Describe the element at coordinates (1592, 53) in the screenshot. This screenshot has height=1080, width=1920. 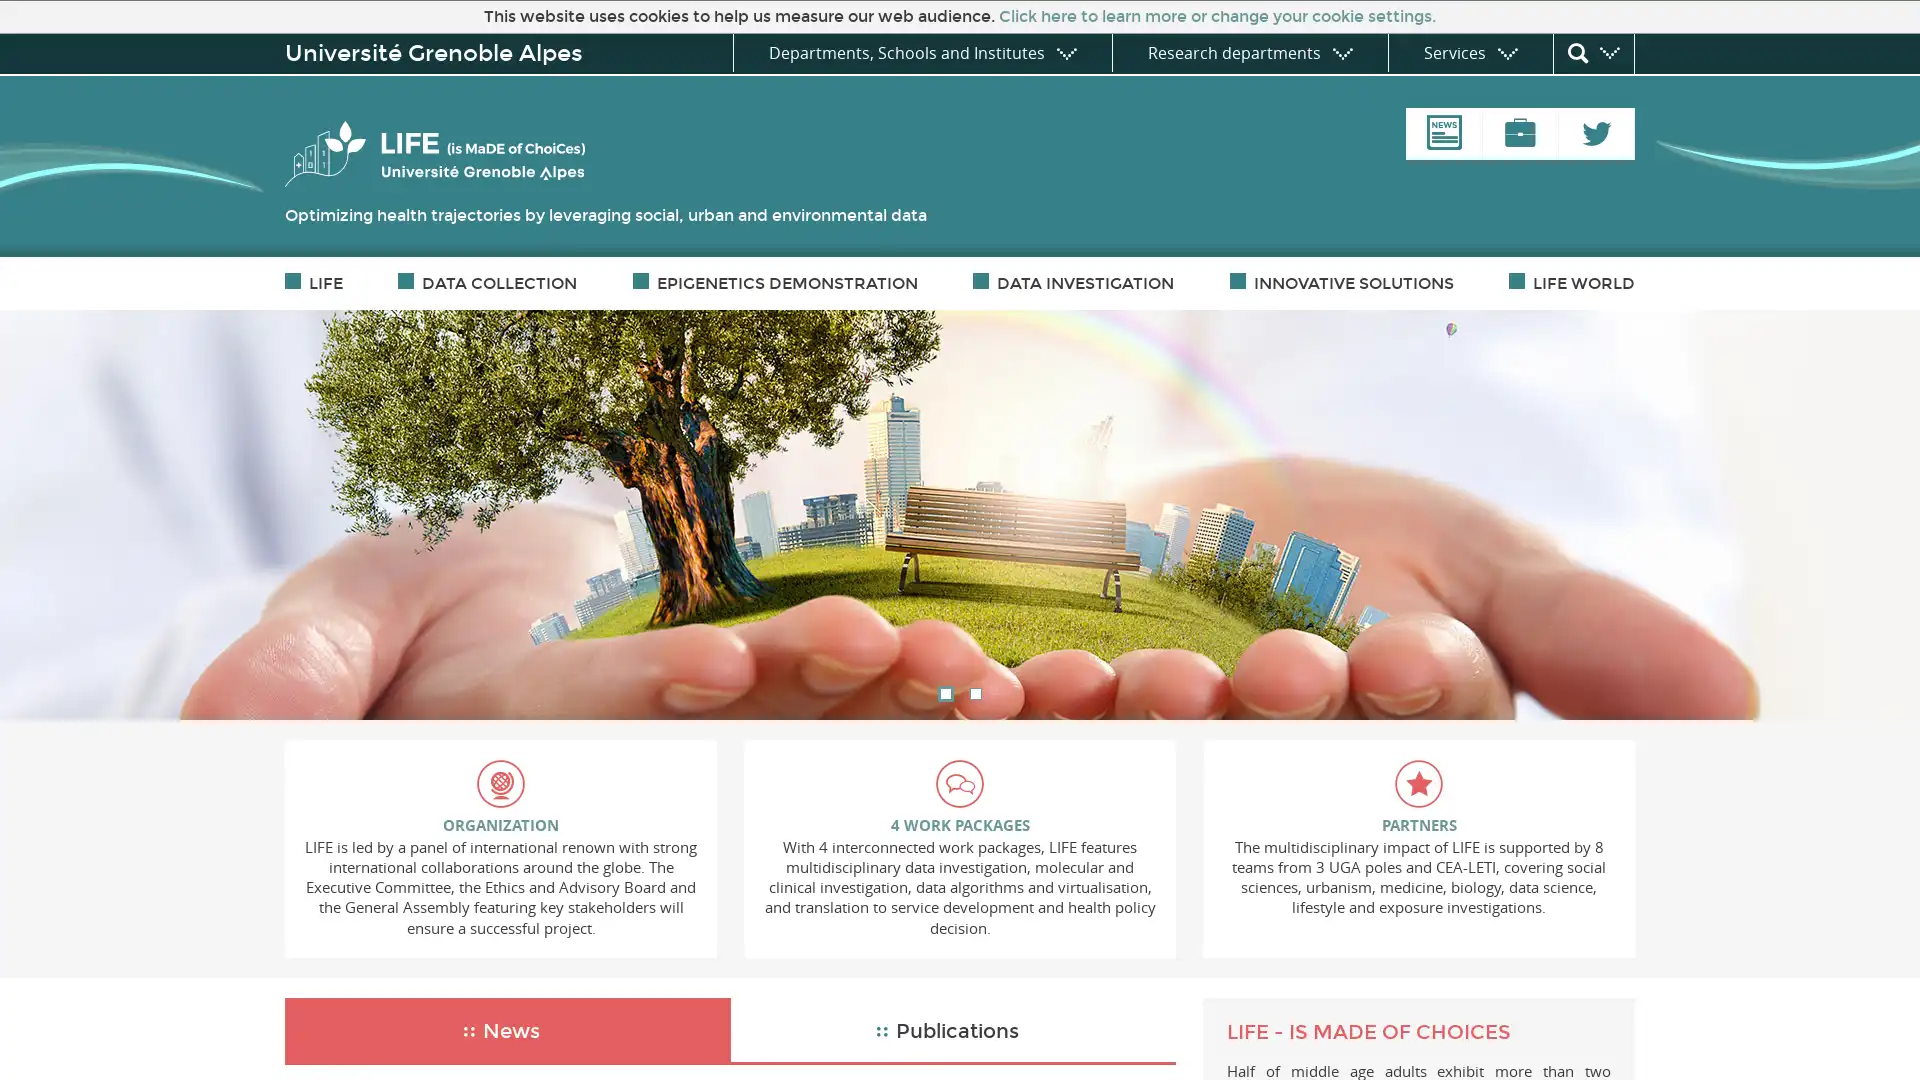
I see `Search` at that location.